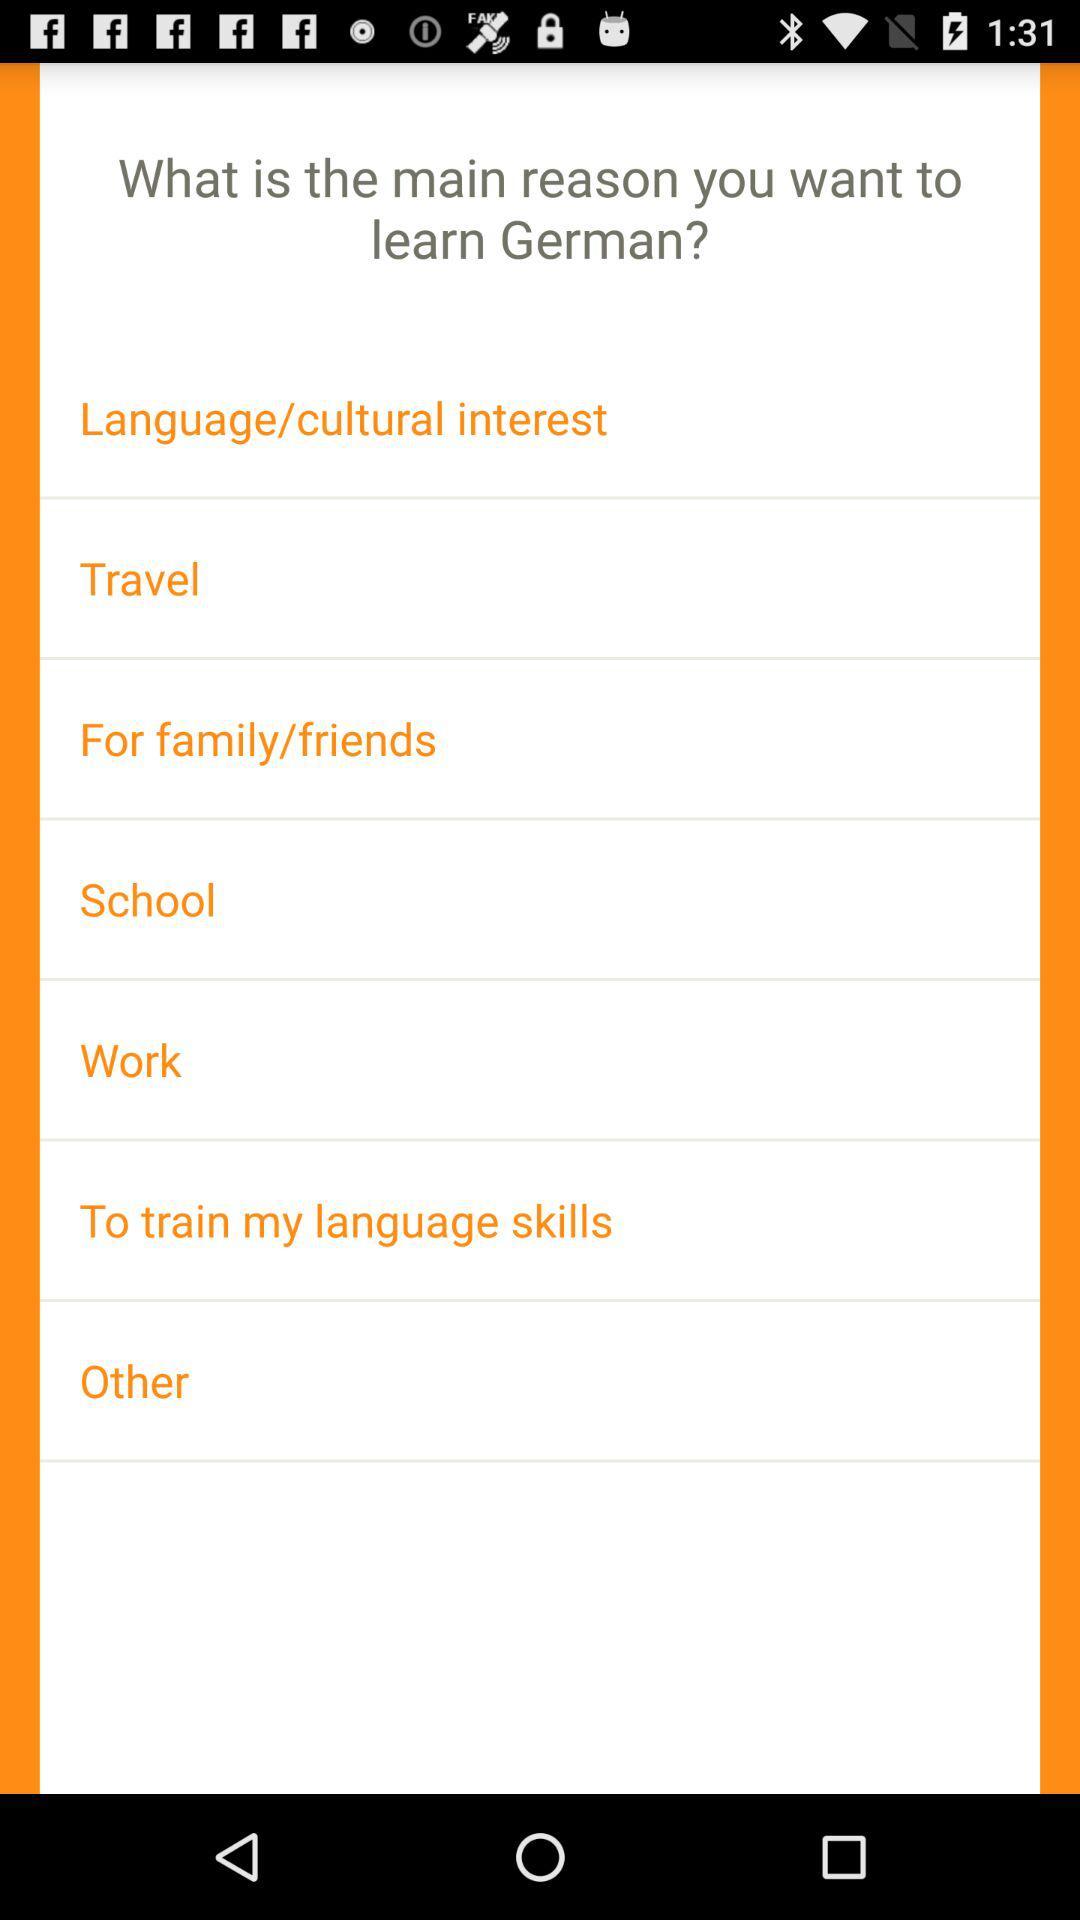  I want to click on the item above for family/friends icon, so click(540, 577).